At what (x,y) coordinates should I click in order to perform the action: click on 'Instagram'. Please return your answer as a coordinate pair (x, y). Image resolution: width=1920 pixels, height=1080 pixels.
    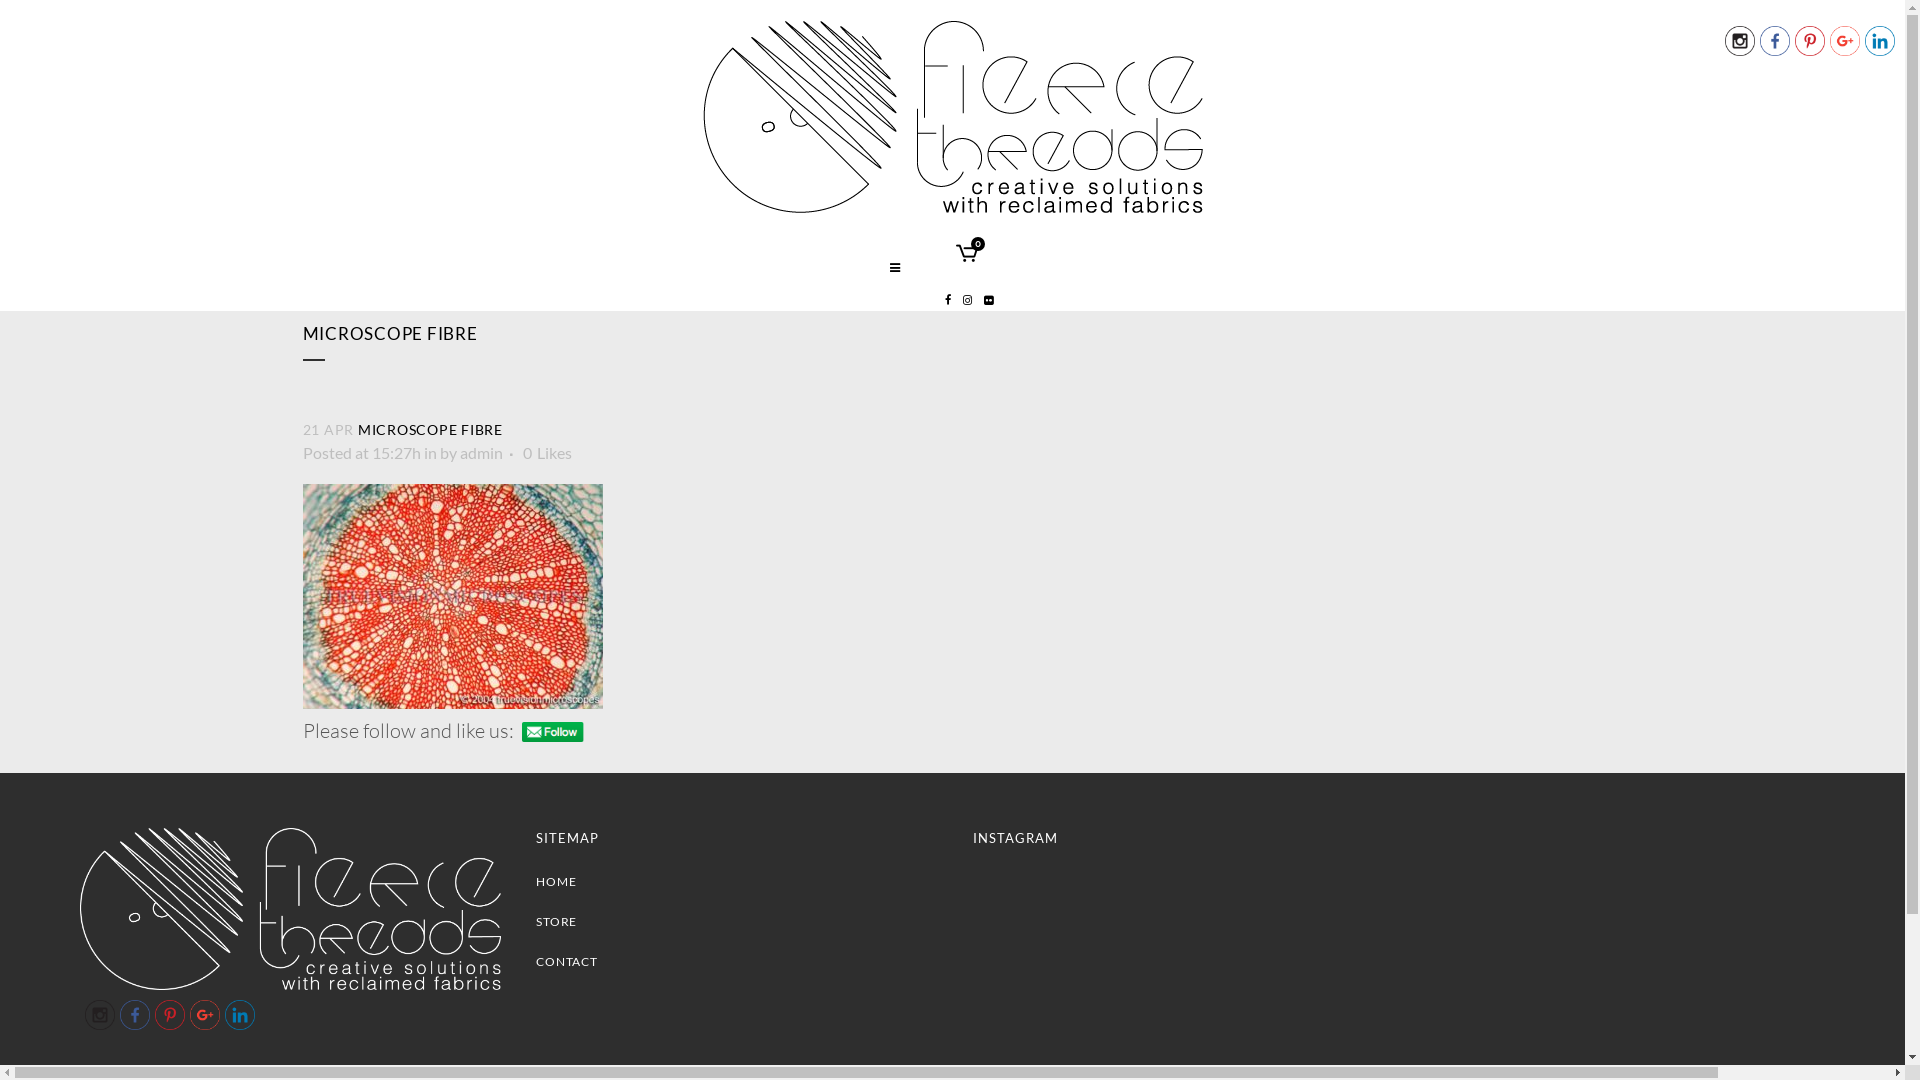
    Looking at the image, I should click on (99, 1014).